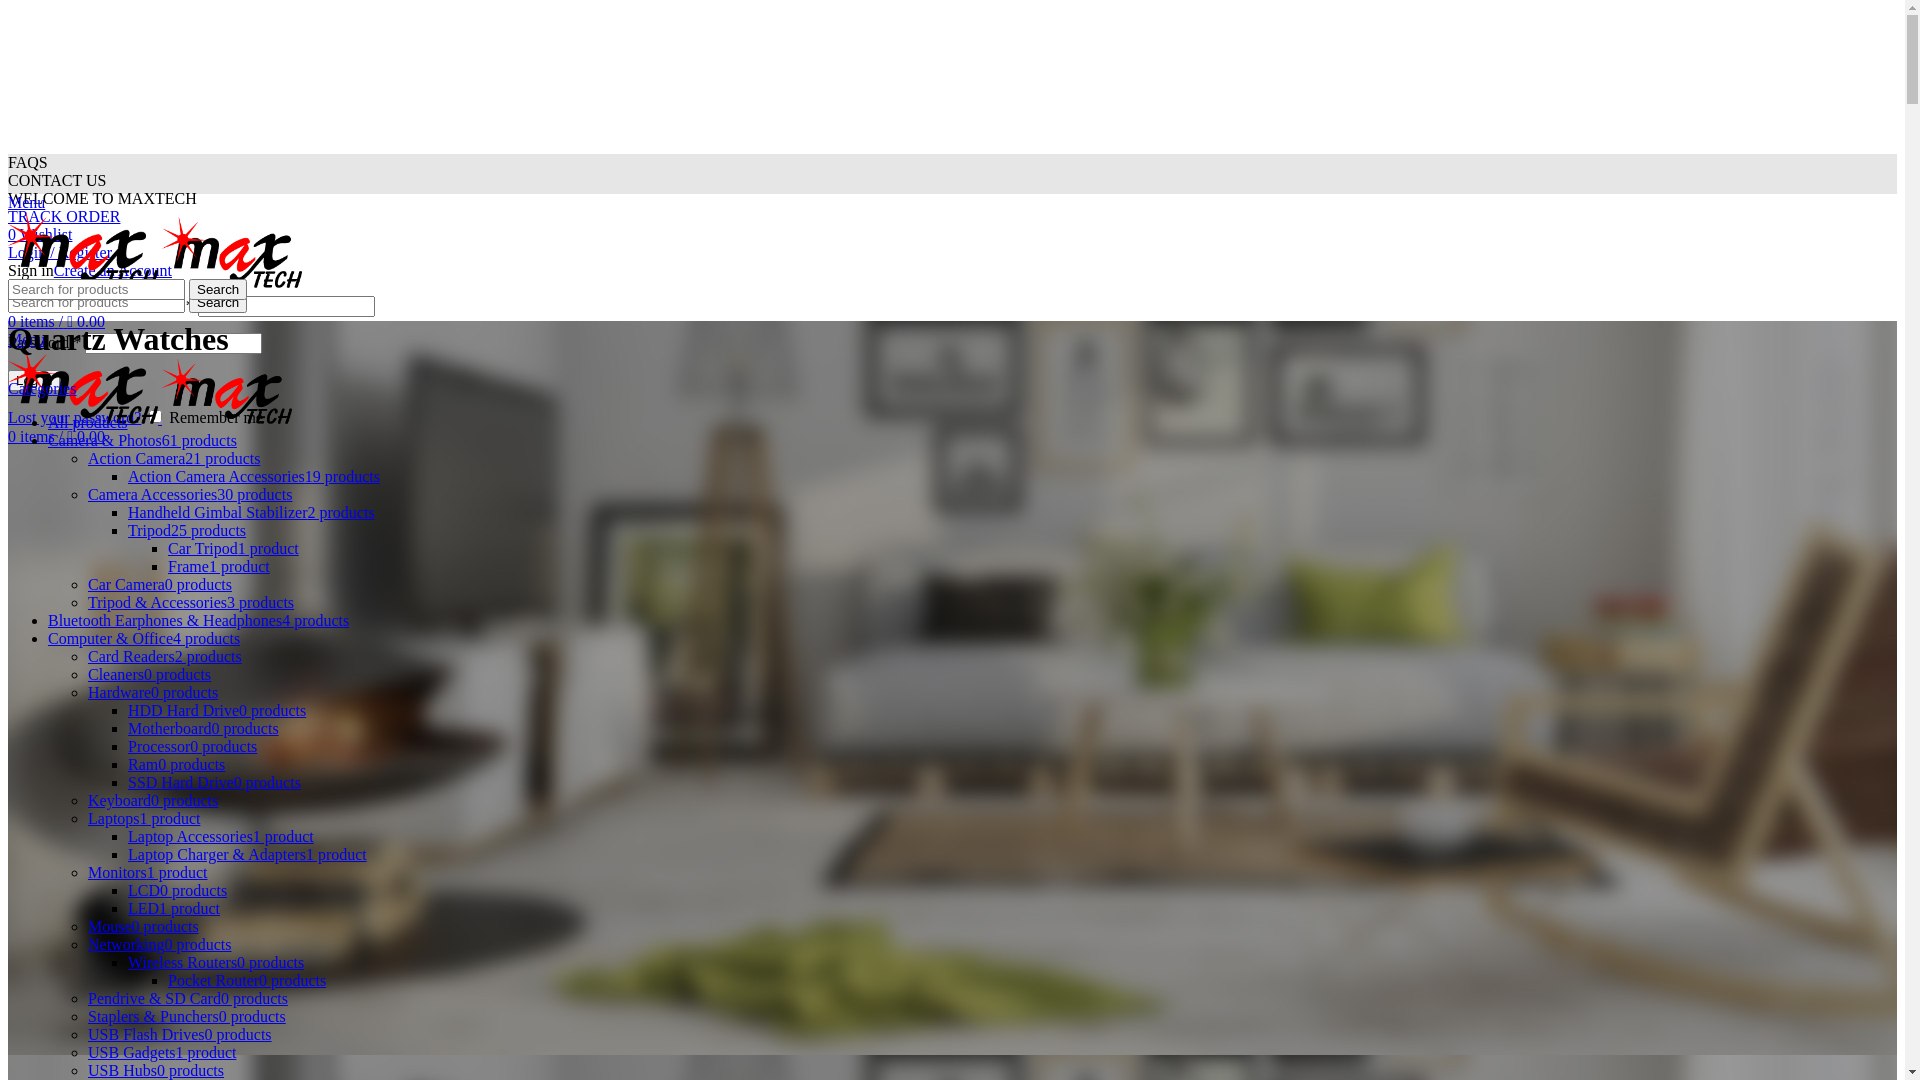  What do you see at coordinates (216, 709) in the screenshot?
I see `'HDD Hard Drive0 products'` at bounding box center [216, 709].